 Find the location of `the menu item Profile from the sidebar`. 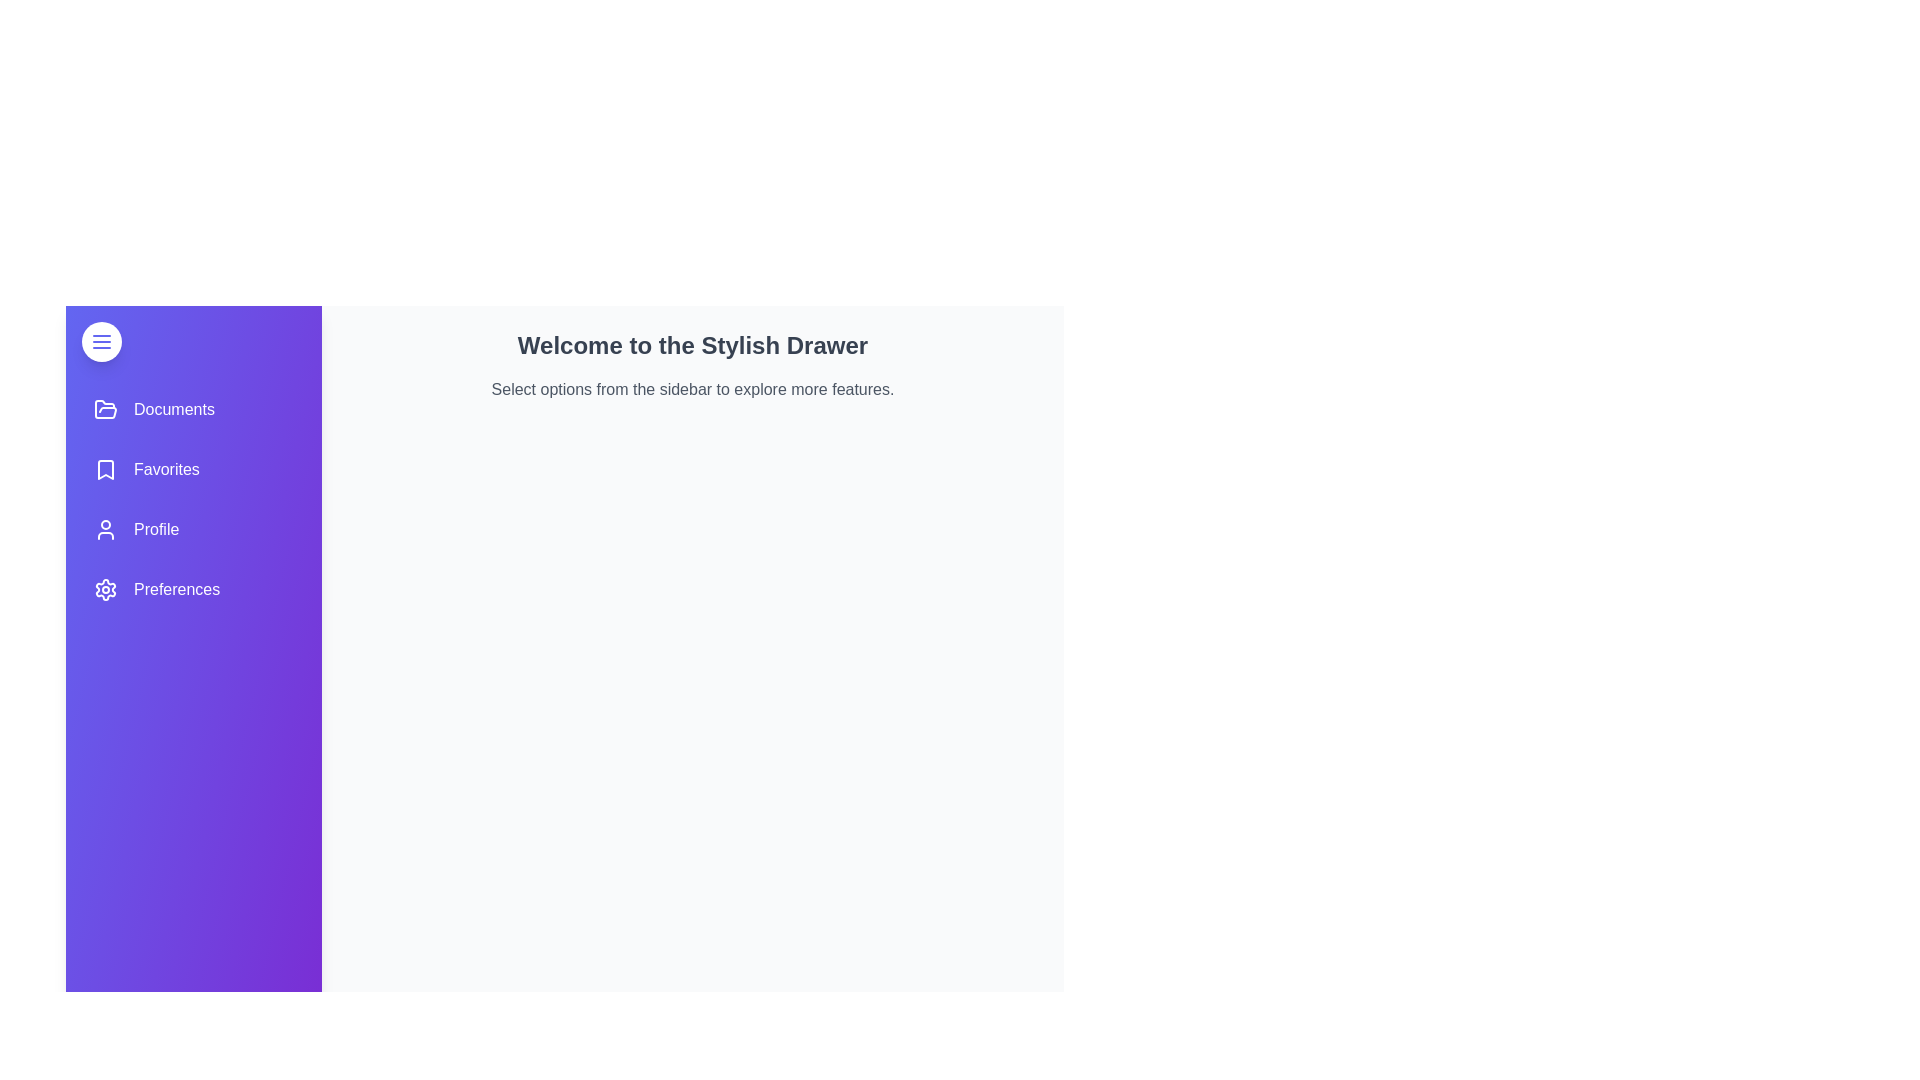

the menu item Profile from the sidebar is located at coordinates (193, 528).